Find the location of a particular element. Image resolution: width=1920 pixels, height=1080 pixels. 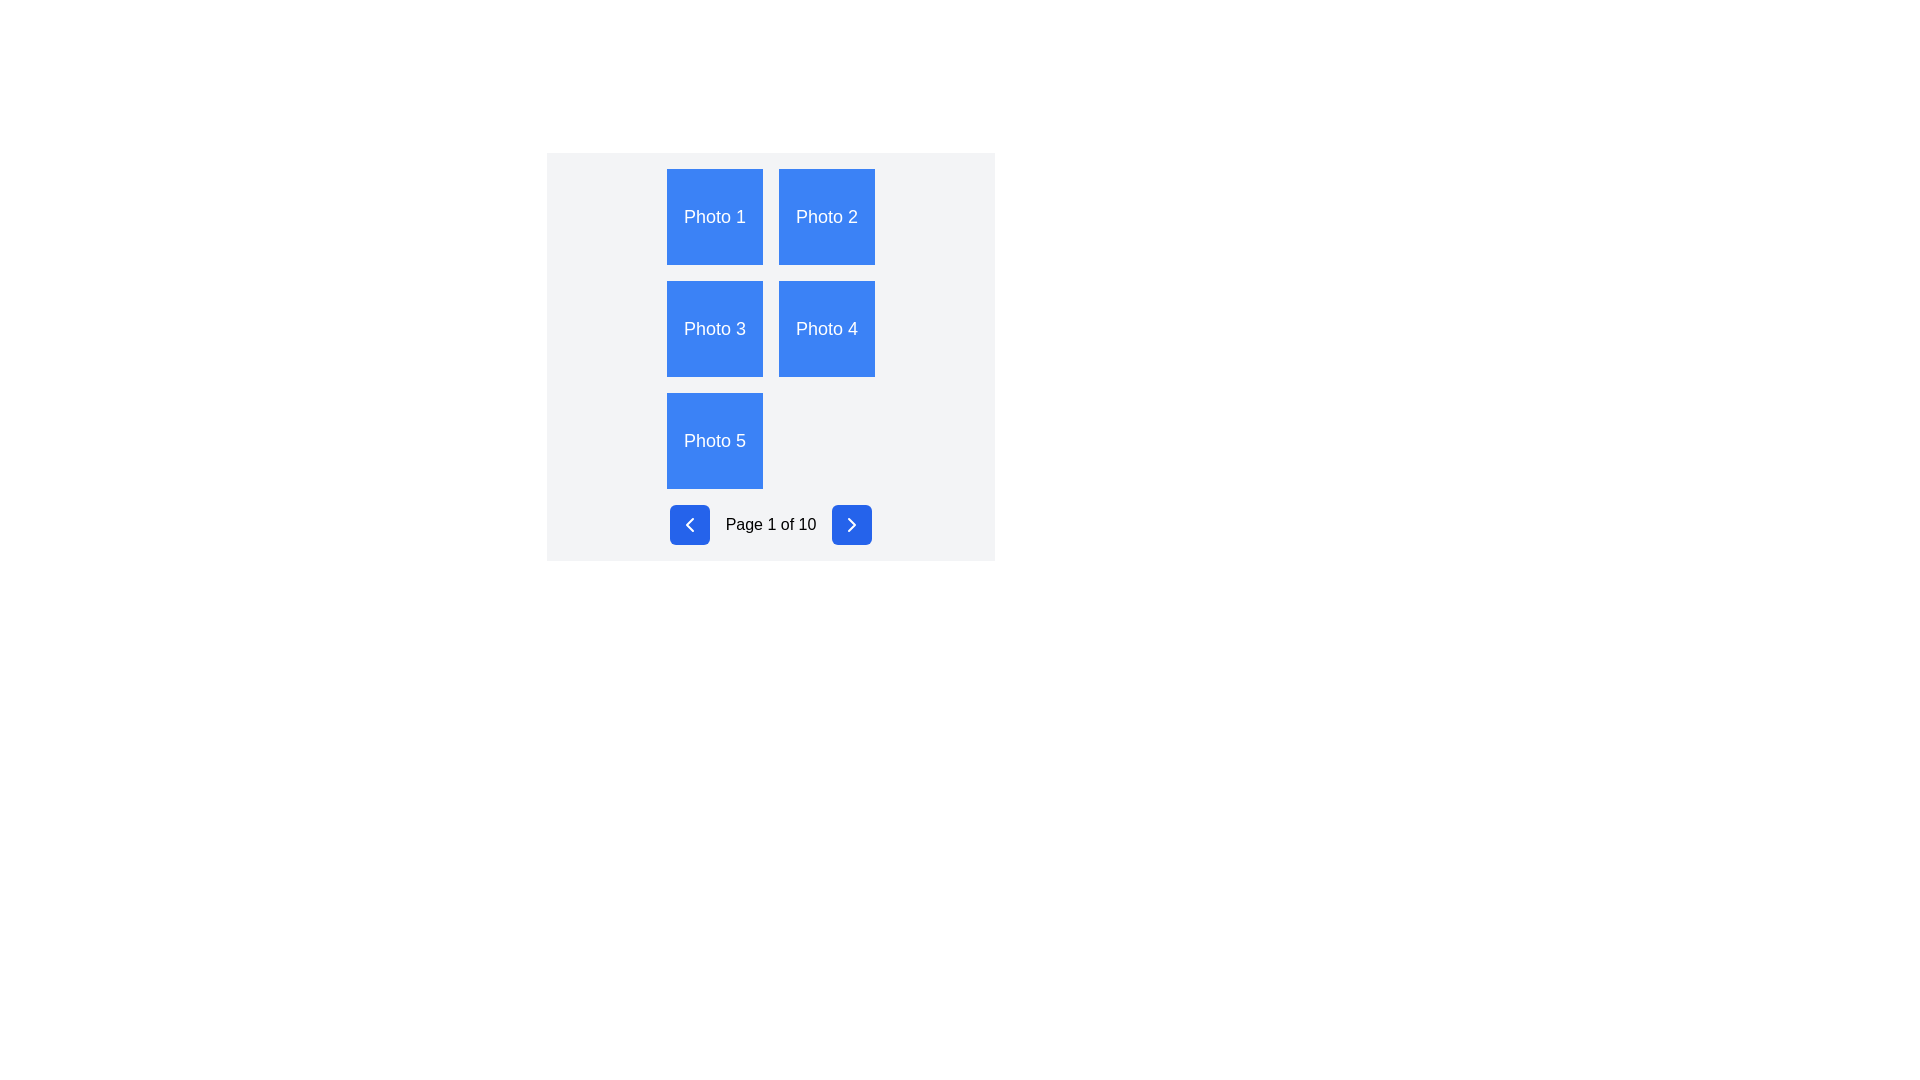

the square-shaped button labeled 'Photo 5' with a bold blue background located in the bottom-left corner of the grid is located at coordinates (715, 439).